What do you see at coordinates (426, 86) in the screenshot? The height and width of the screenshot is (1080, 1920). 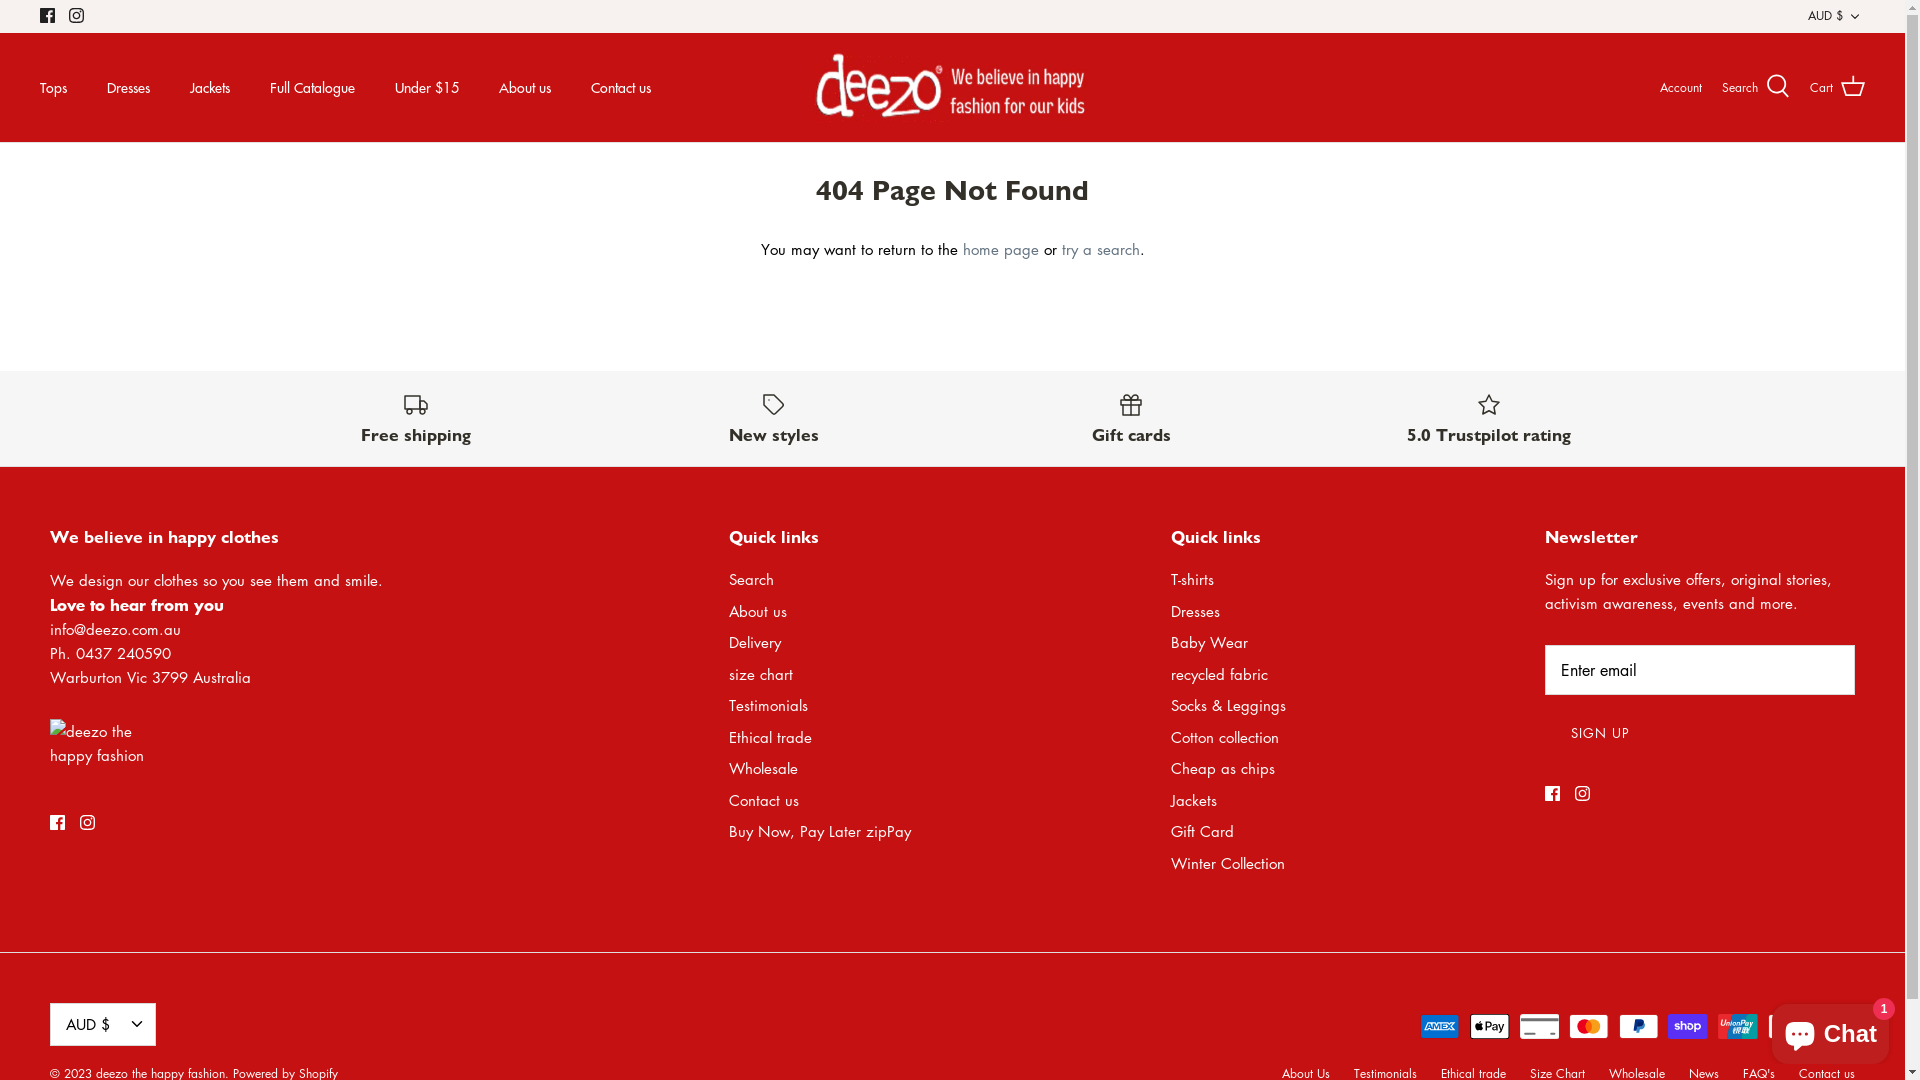 I see `'Under $15'` at bounding box center [426, 86].